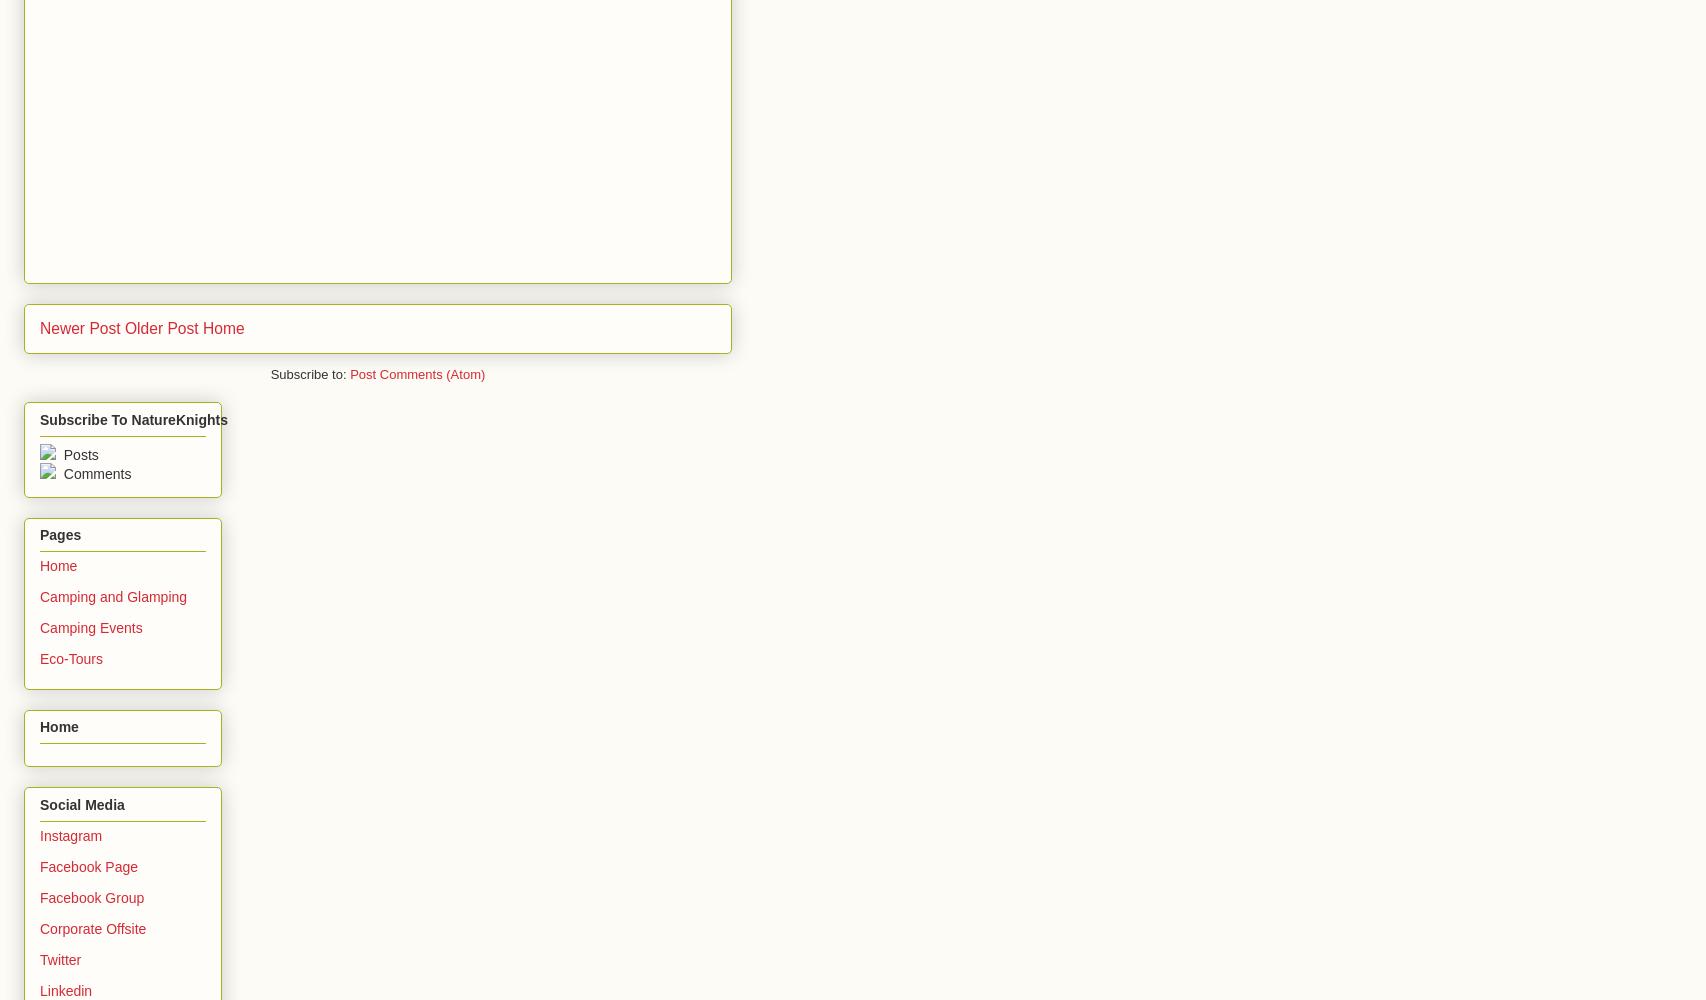 The width and height of the screenshot is (1706, 1000). Describe the element at coordinates (71, 658) in the screenshot. I see `'Eco-Tours'` at that location.